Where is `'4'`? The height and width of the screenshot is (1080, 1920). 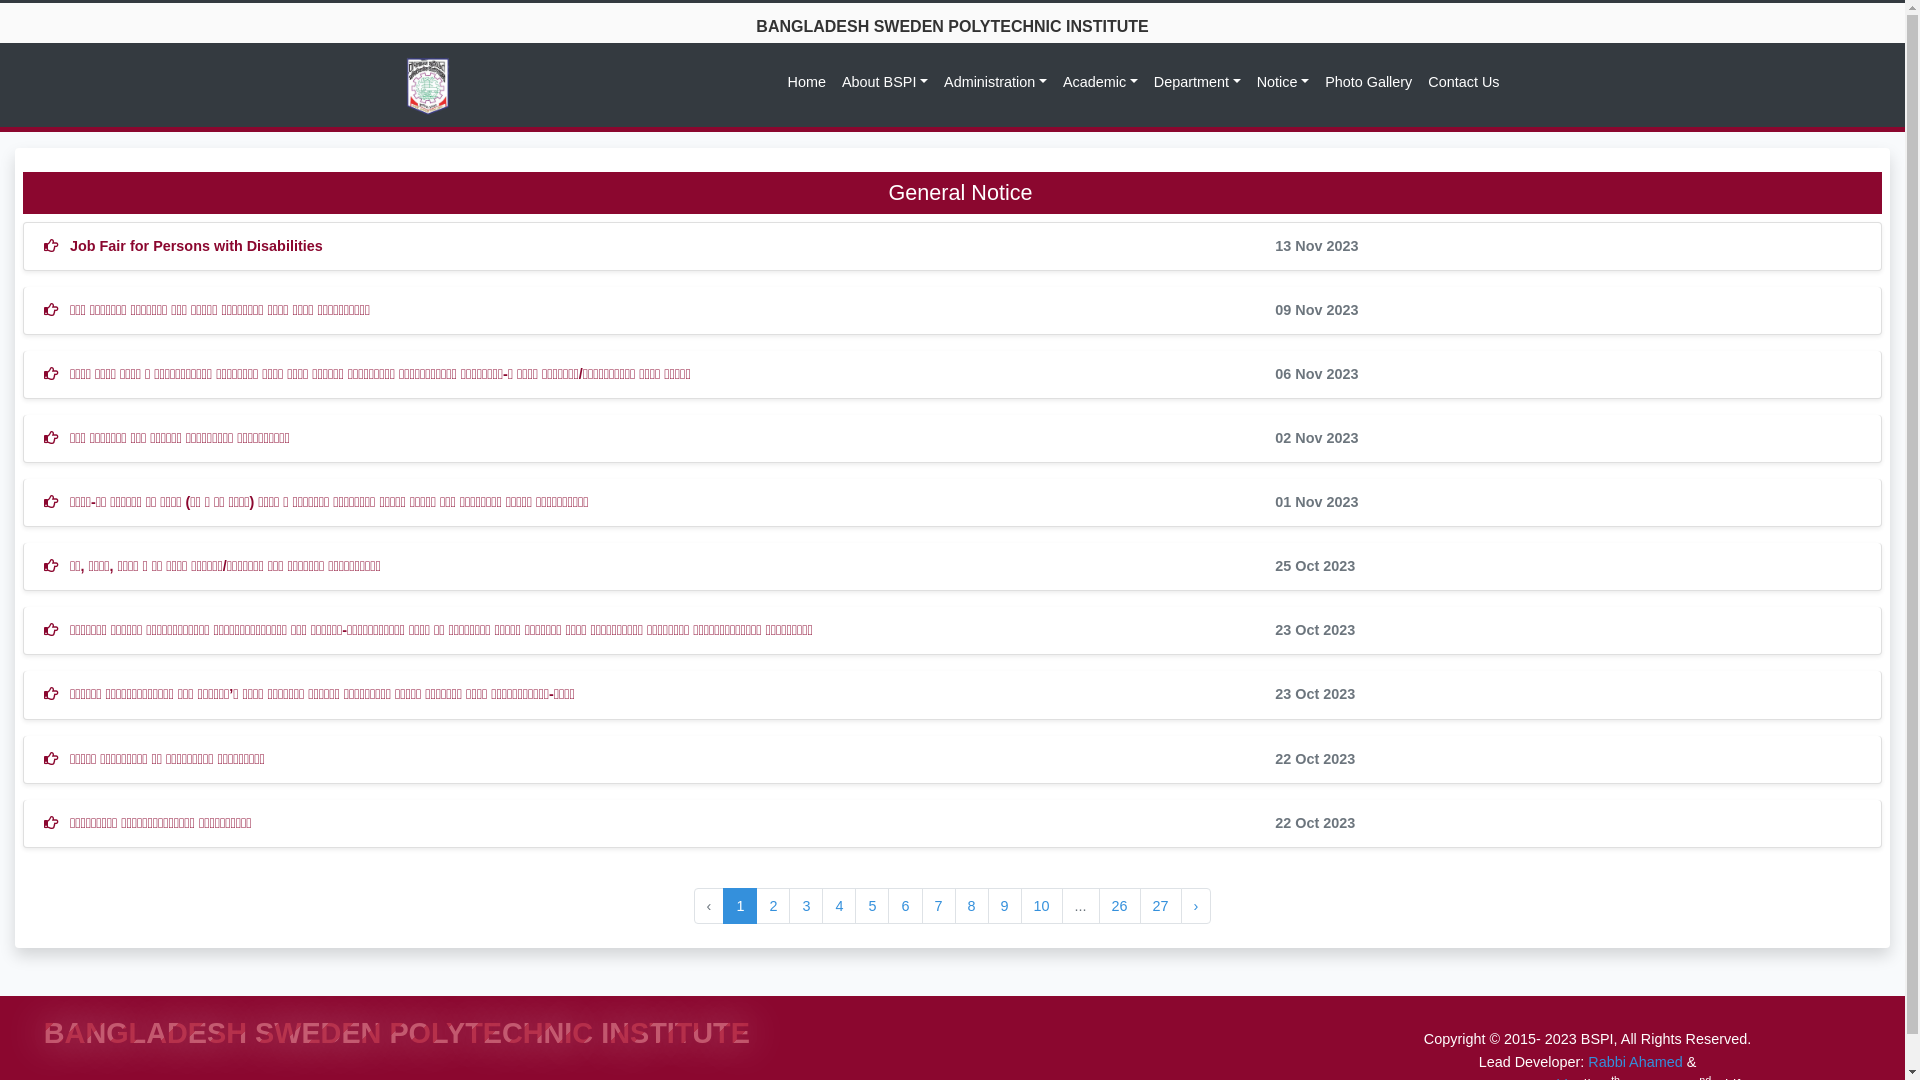 '4' is located at coordinates (839, 906).